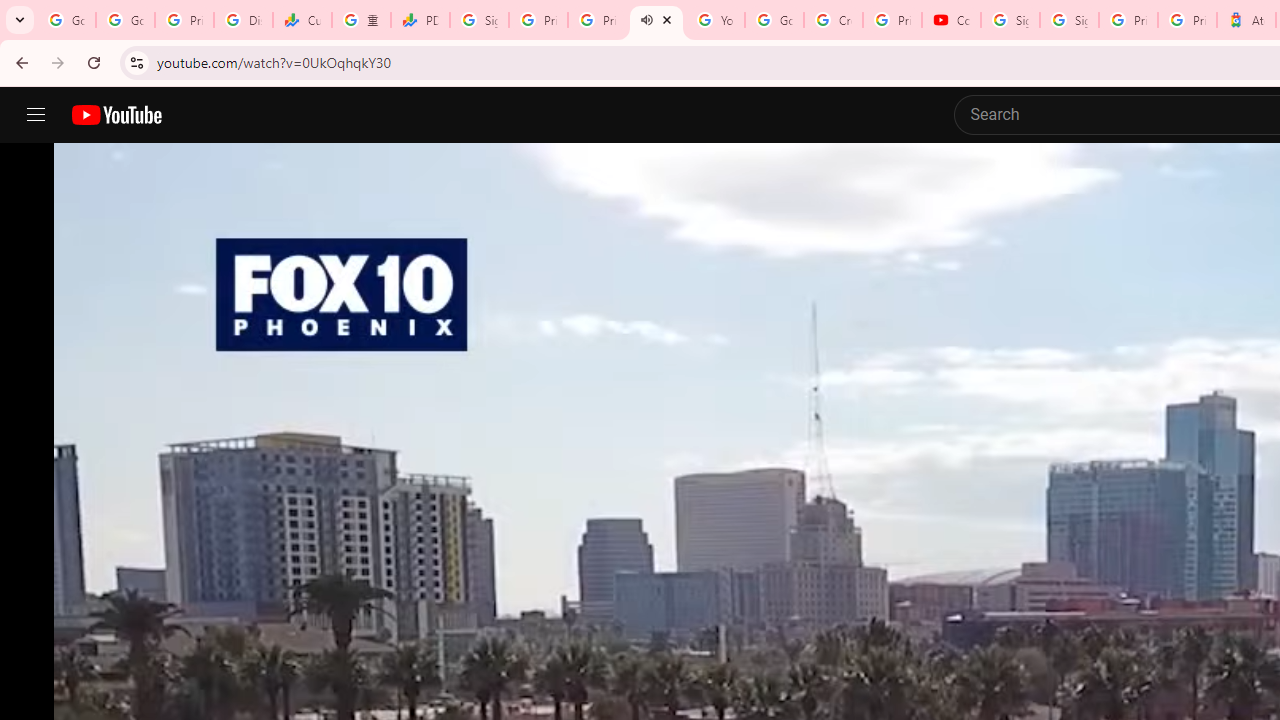  What do you see at coordinates (66, 20) in the screenshot?
I see `'Google Workspace Admin Community'` at bounding box center [66, 20].